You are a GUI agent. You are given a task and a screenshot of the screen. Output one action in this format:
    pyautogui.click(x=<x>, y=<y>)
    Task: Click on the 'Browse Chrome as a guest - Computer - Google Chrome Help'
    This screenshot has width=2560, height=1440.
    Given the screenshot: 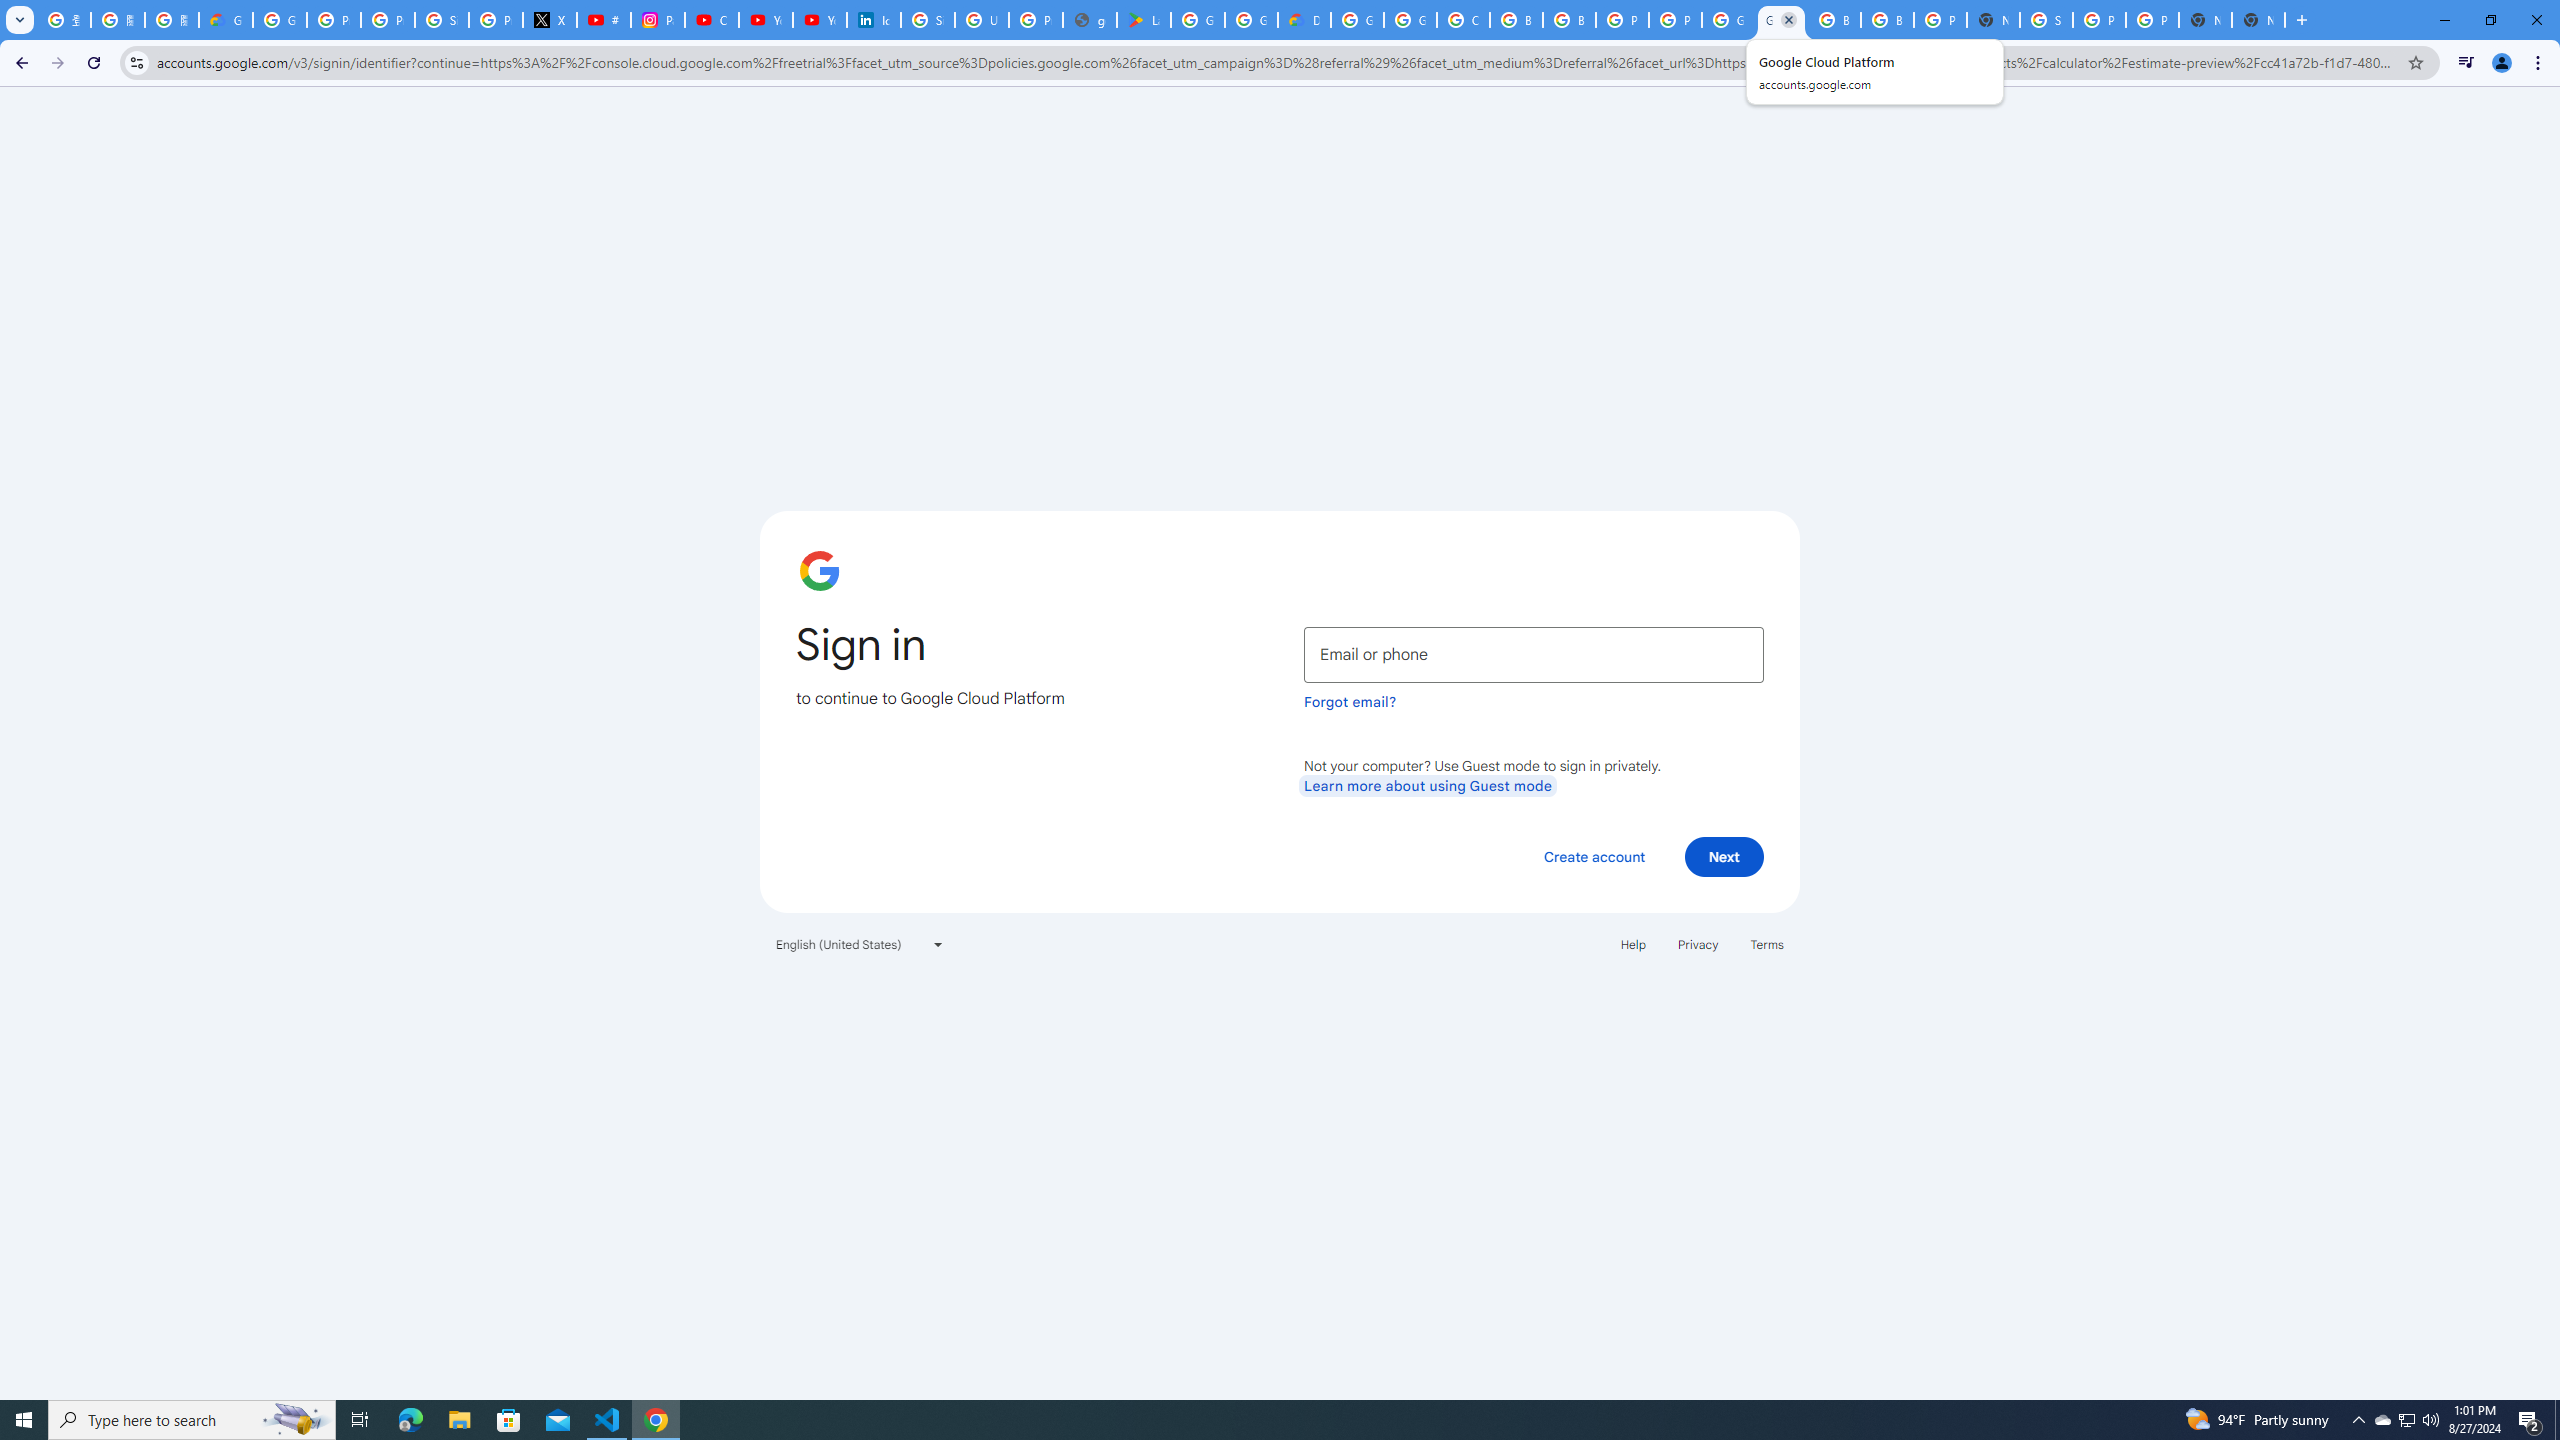 What is the action you would take?
    pyautogui.click(x=1516, y=19)
    